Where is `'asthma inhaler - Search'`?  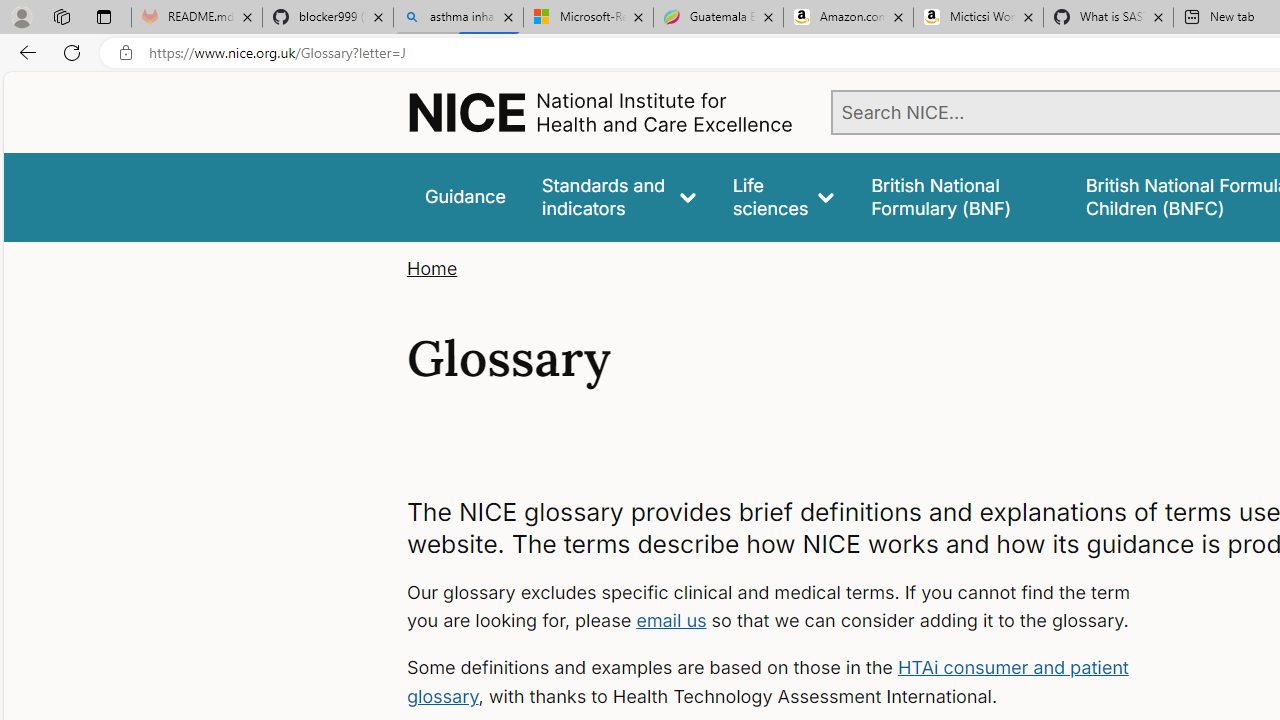 'asthma inhaler - Search' is located at coordinates (457, 17).